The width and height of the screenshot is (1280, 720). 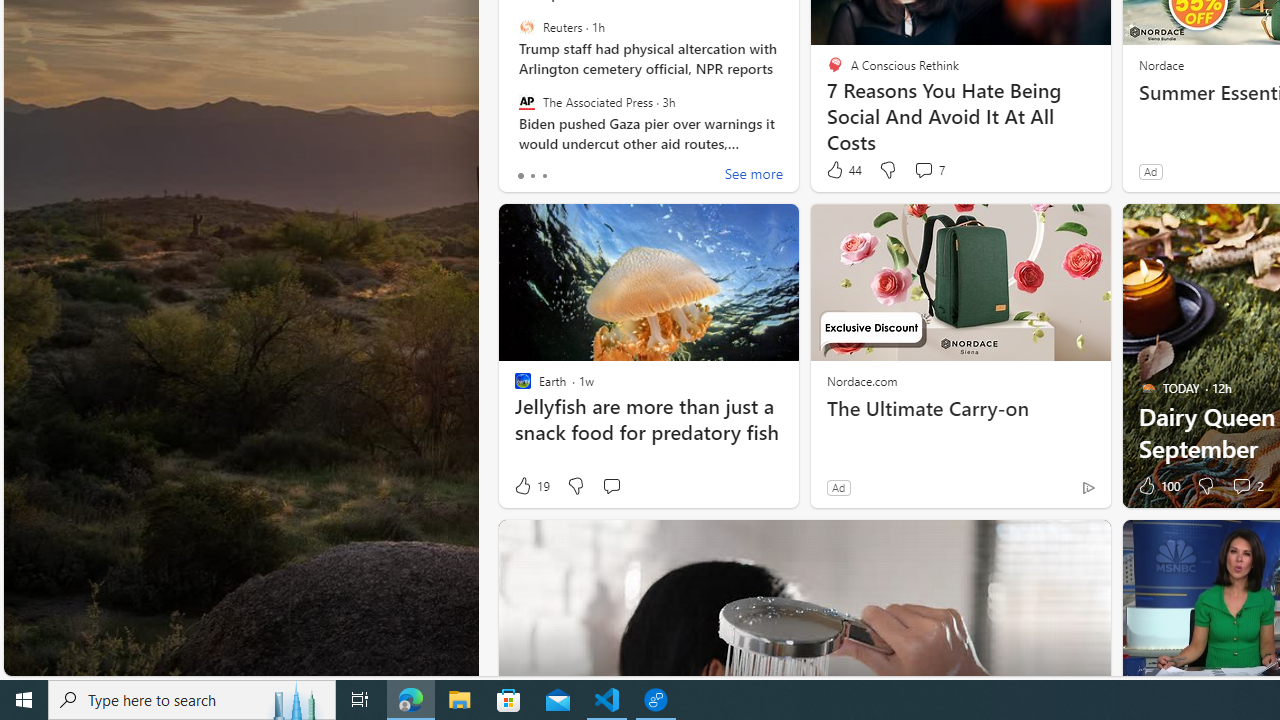 What do you see at coordinates (922, 168) in the screenshot?
I see `'View comments 7 Comment'` at bounding box center [922, 168].